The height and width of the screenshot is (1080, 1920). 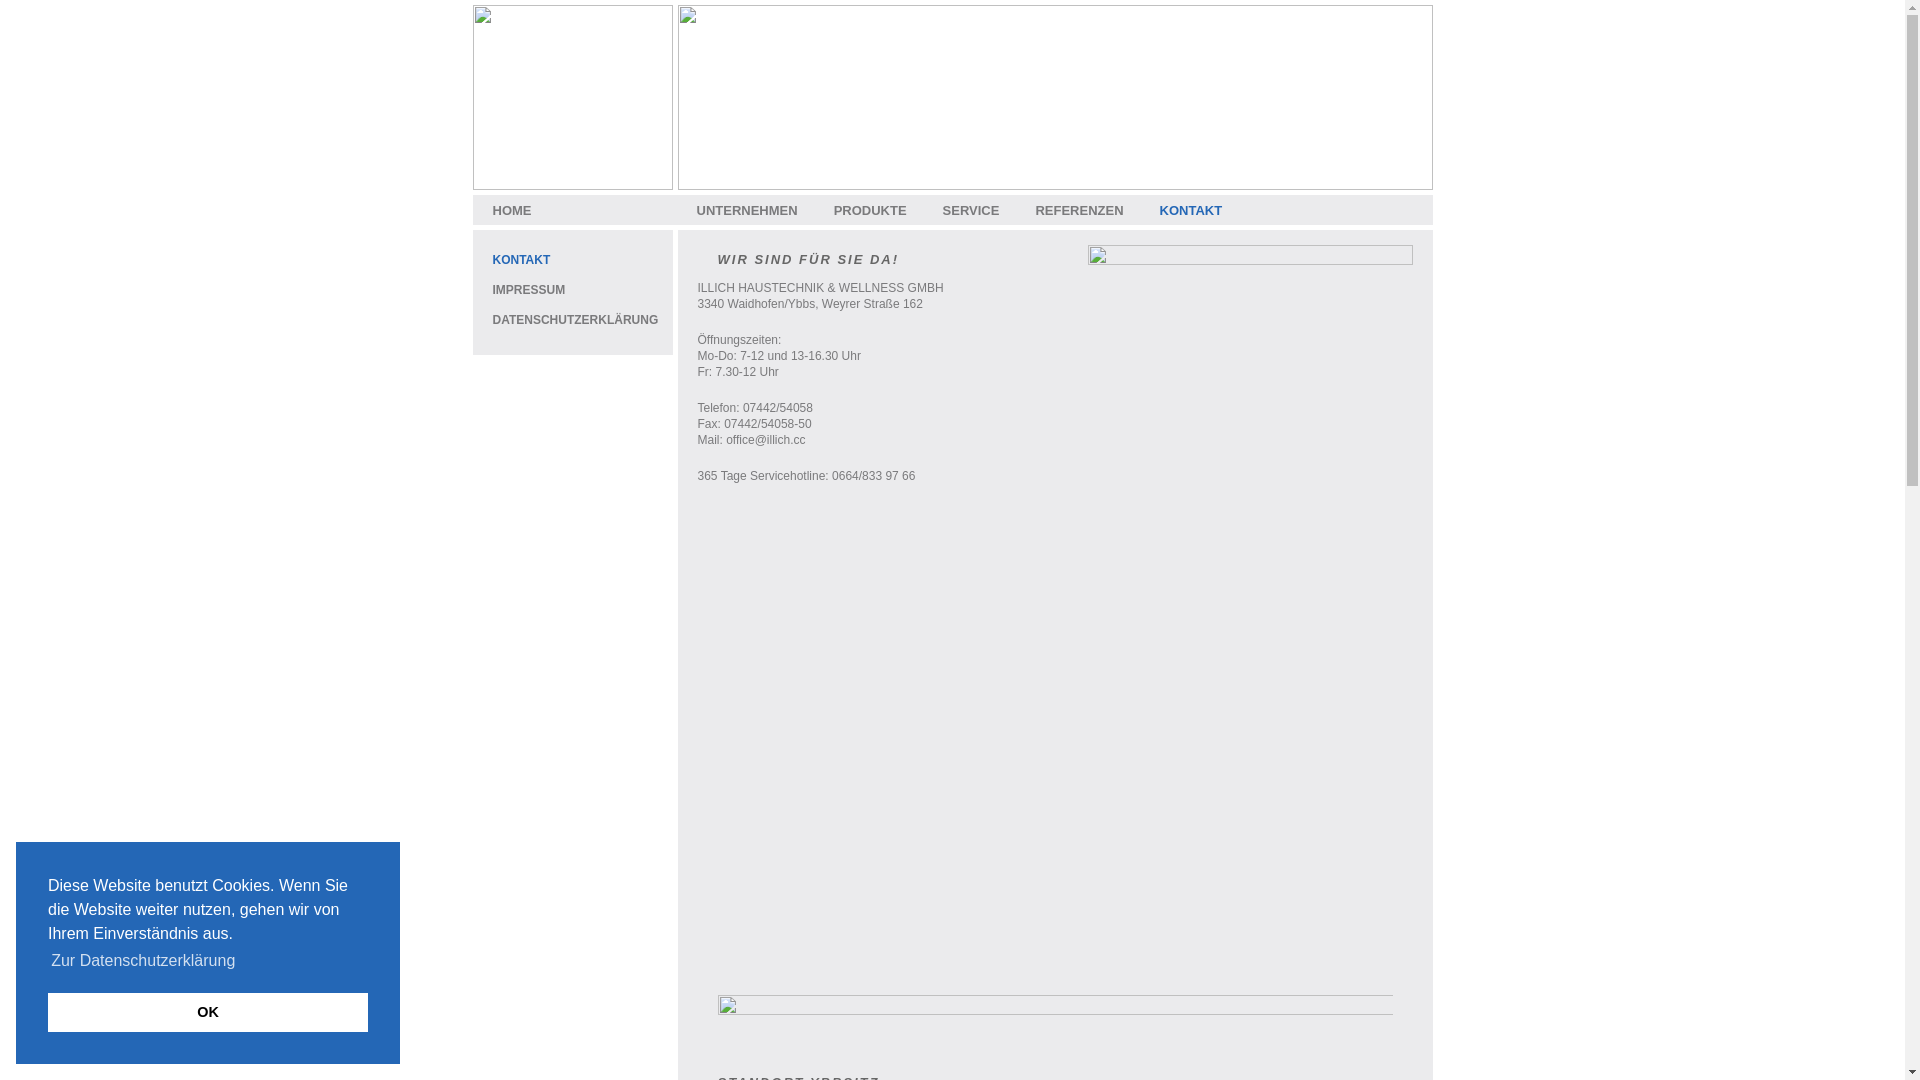 What do you see at coordinates (971, 210) in the screenshot?
I see `'SERVICE'` at bounding box center [971, 210].